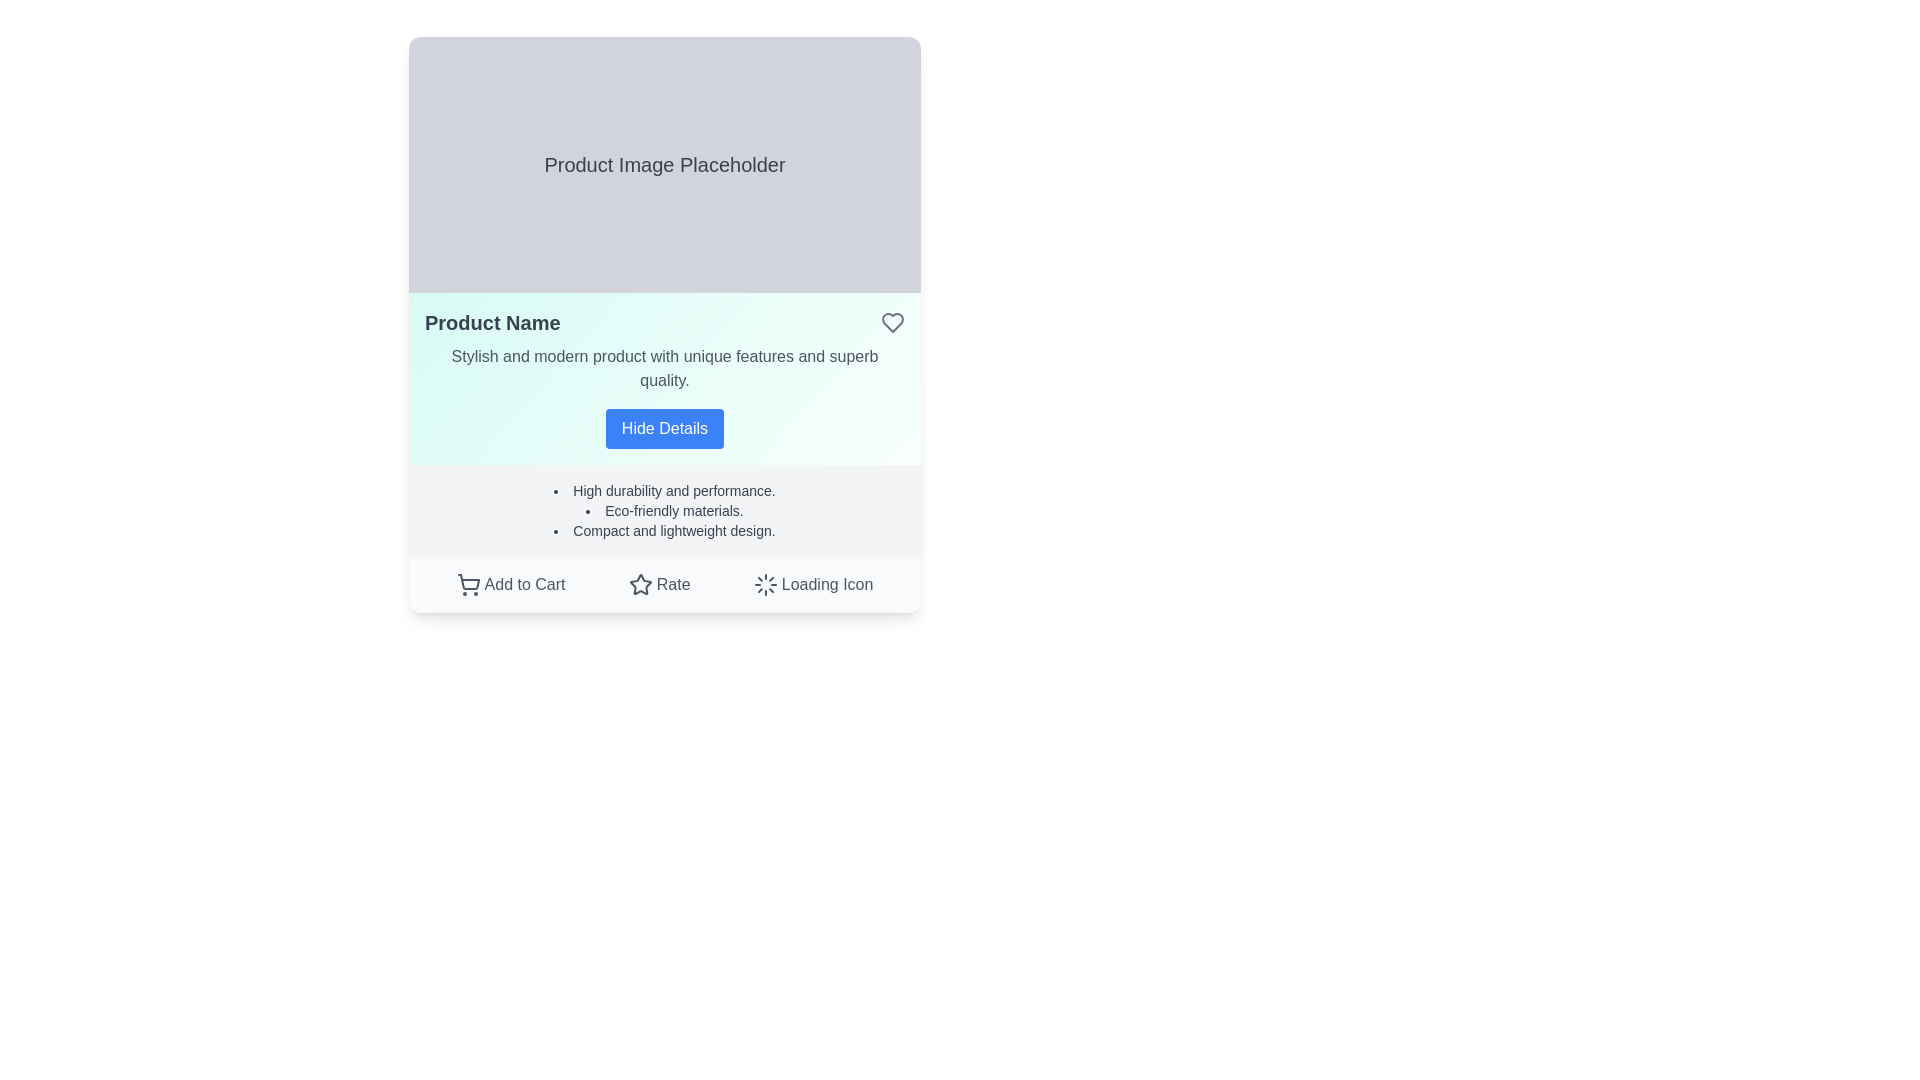  I want to click on the first bullet point in a list, which reads 'High durability and performance', located near the bottom center of the product information panel, so click(665, 490).